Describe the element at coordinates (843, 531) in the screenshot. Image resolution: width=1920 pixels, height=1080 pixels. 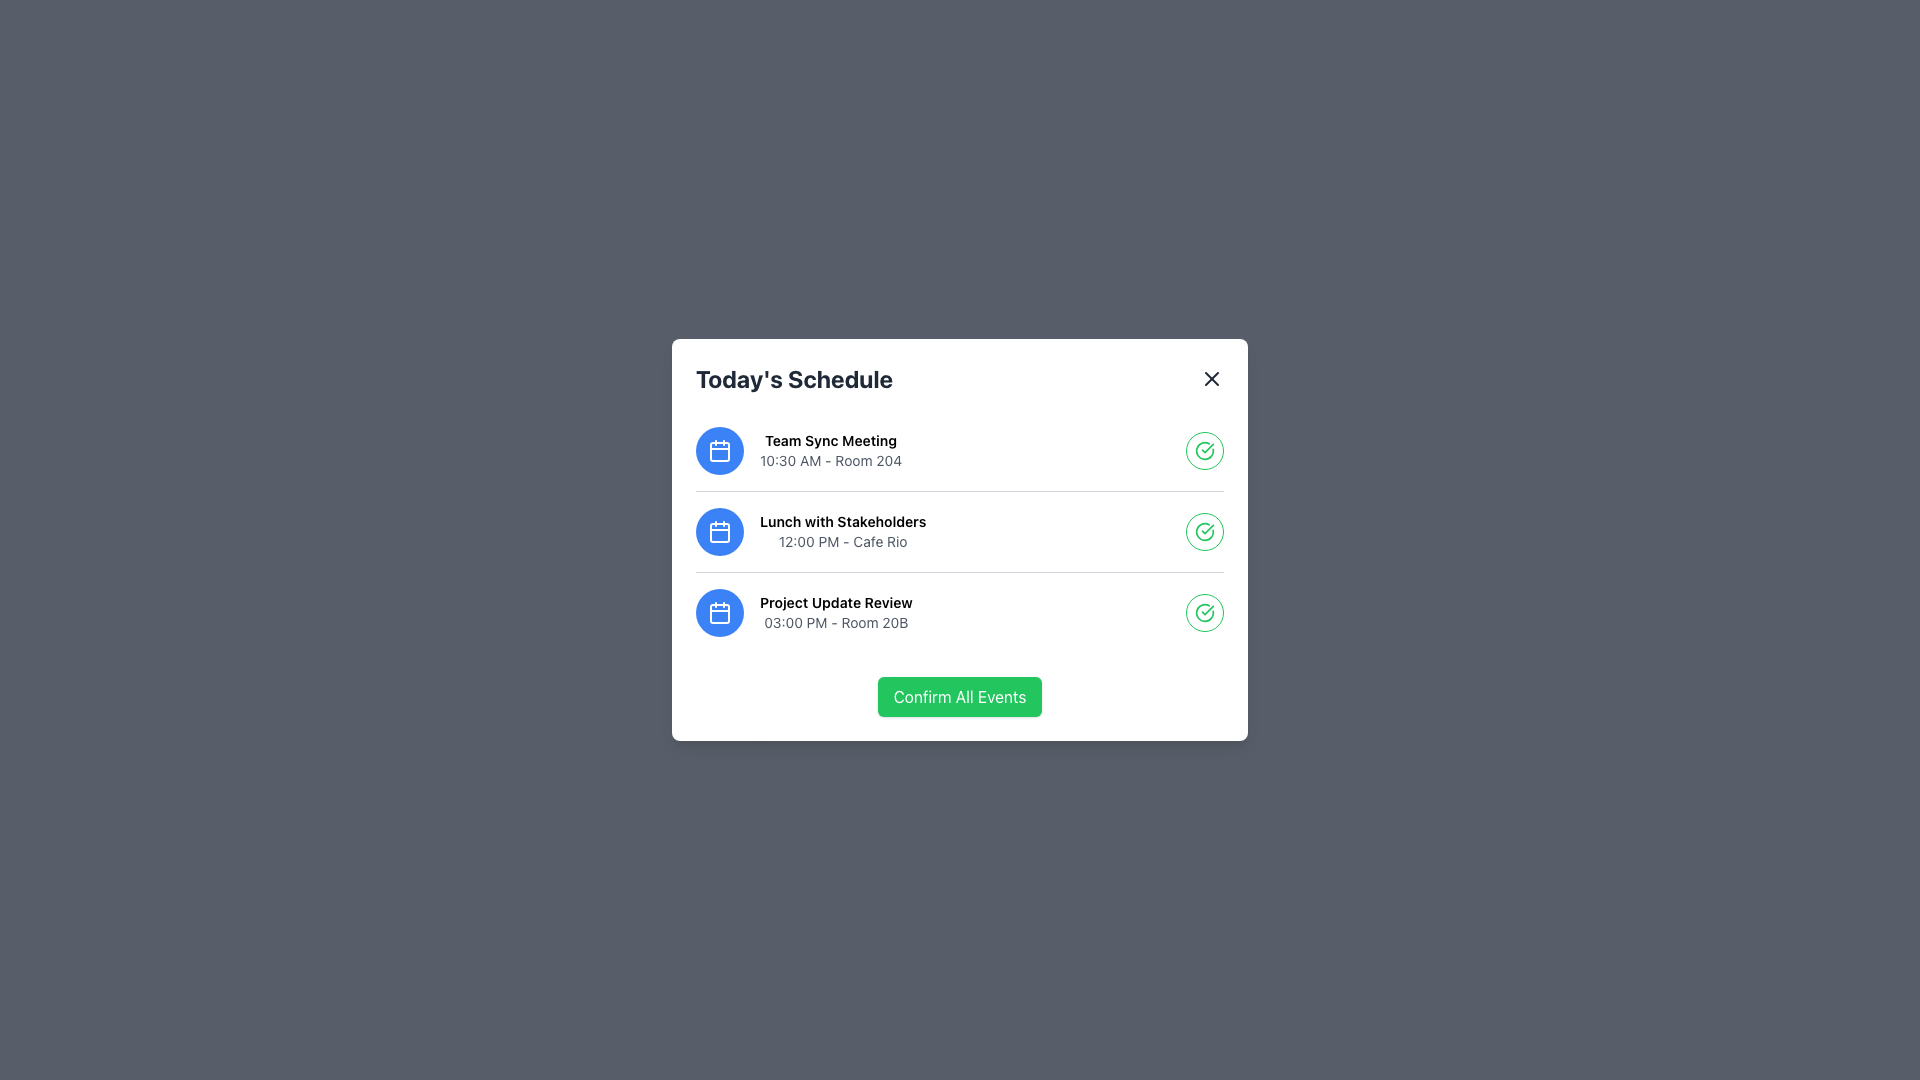
I see `text content of the second event listing in the 'Today's Schedule' card, which includes details about the event such as title, time, and location` at that location.